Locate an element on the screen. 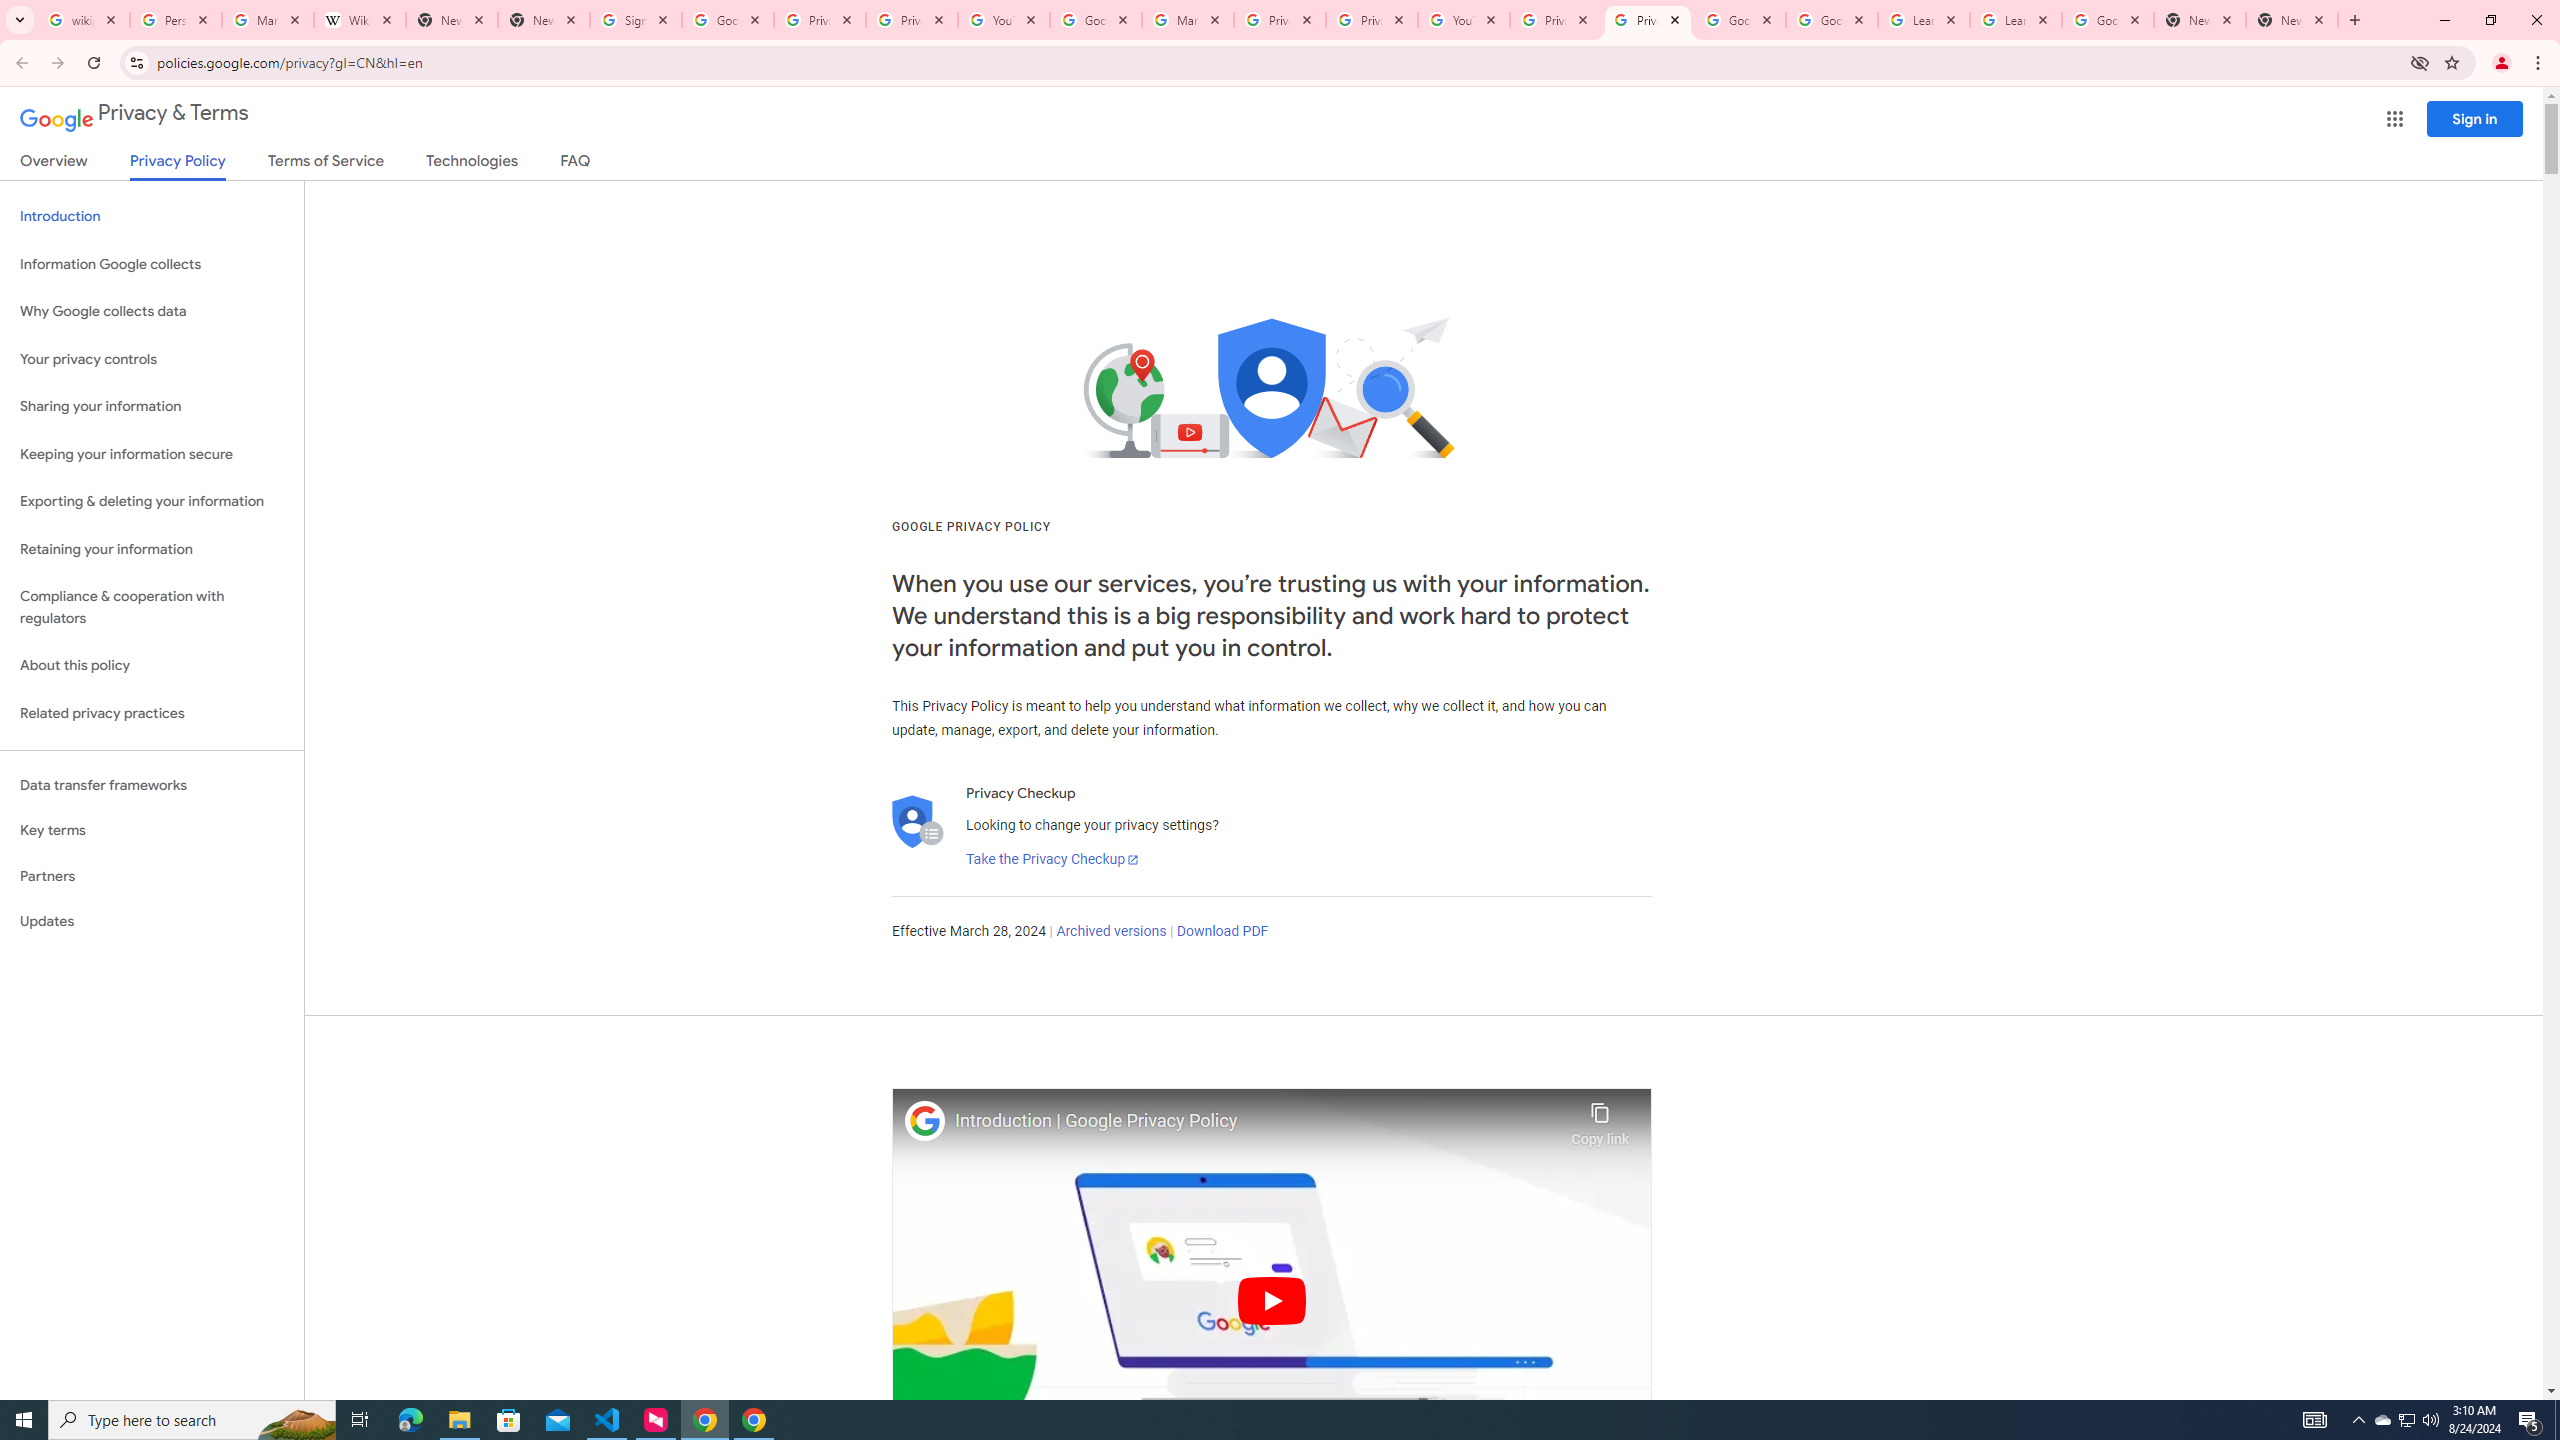 The height and width of the screenshot is (1440, 2560). 'Sign in - Google Accounts' is located at coordinates (635, 19).